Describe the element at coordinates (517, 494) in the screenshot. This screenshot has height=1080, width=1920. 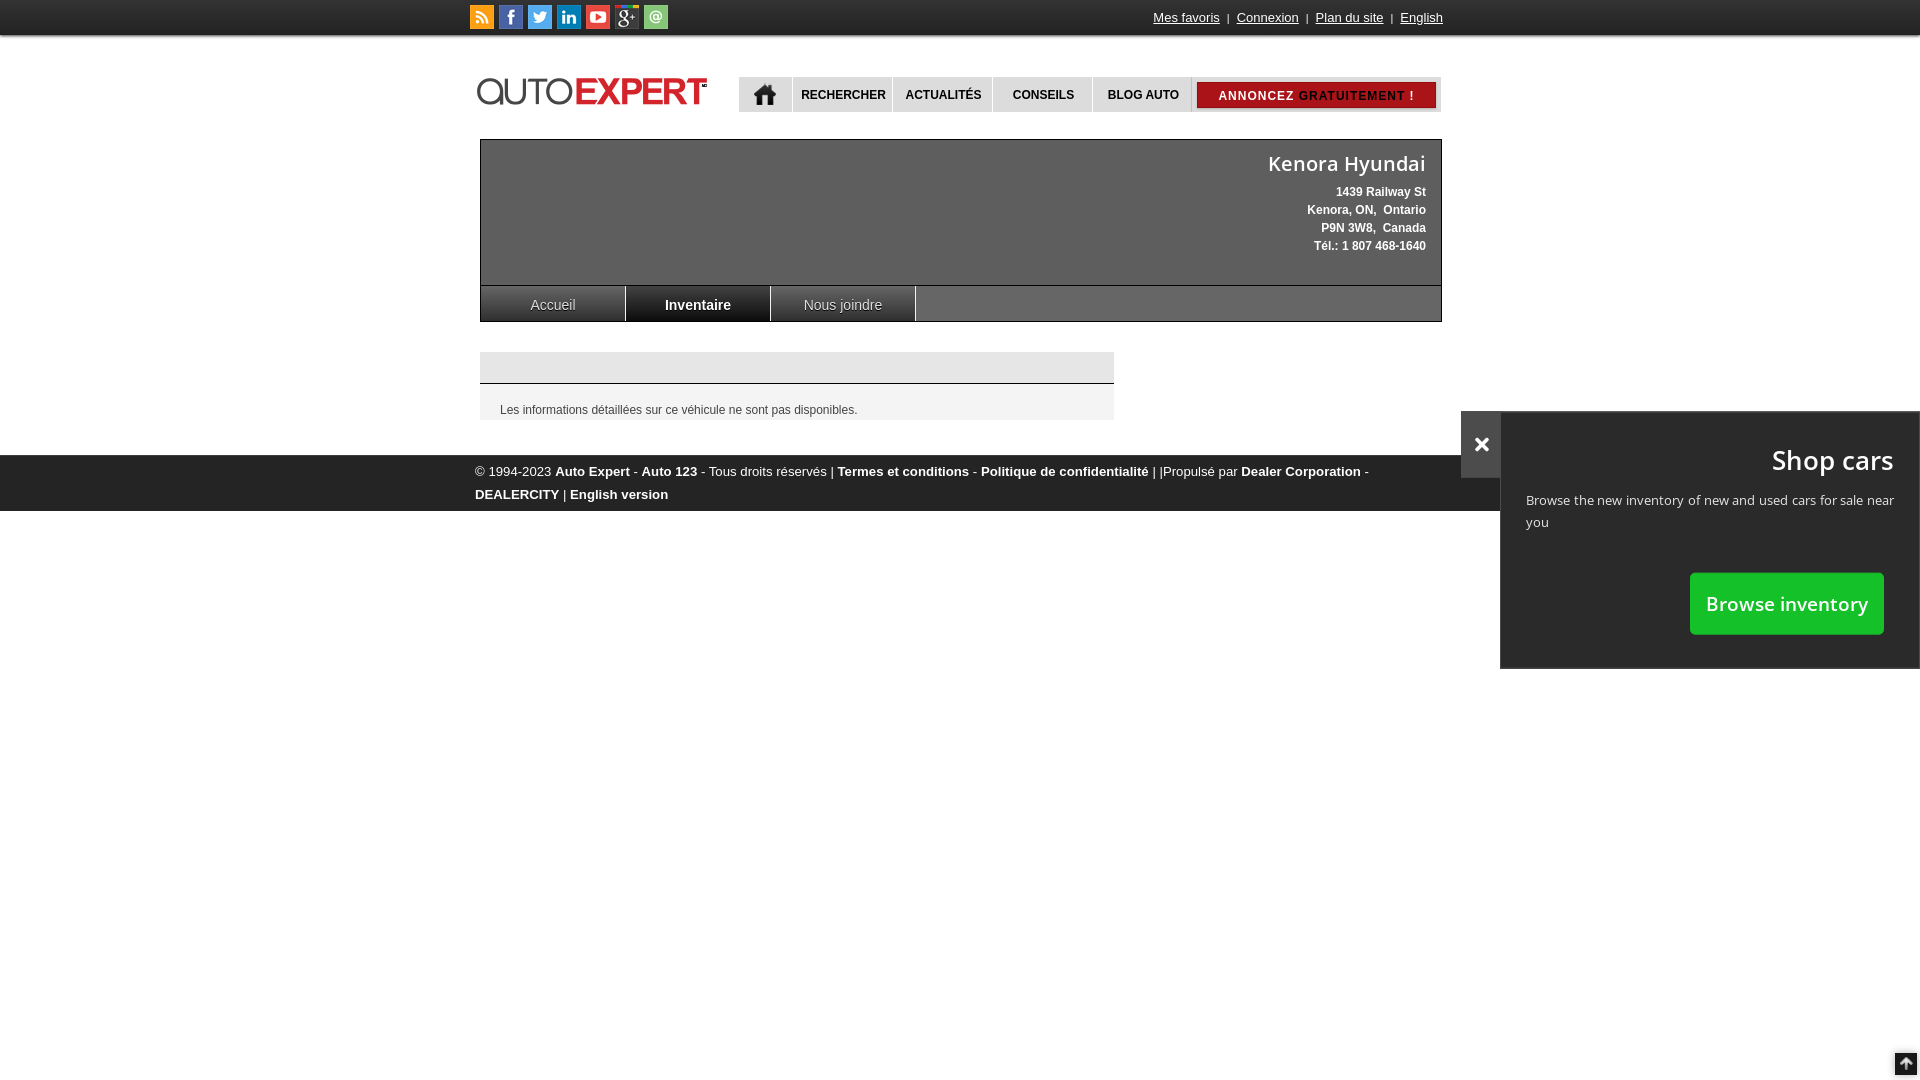
I see `'DEALERCITY'` at that location.